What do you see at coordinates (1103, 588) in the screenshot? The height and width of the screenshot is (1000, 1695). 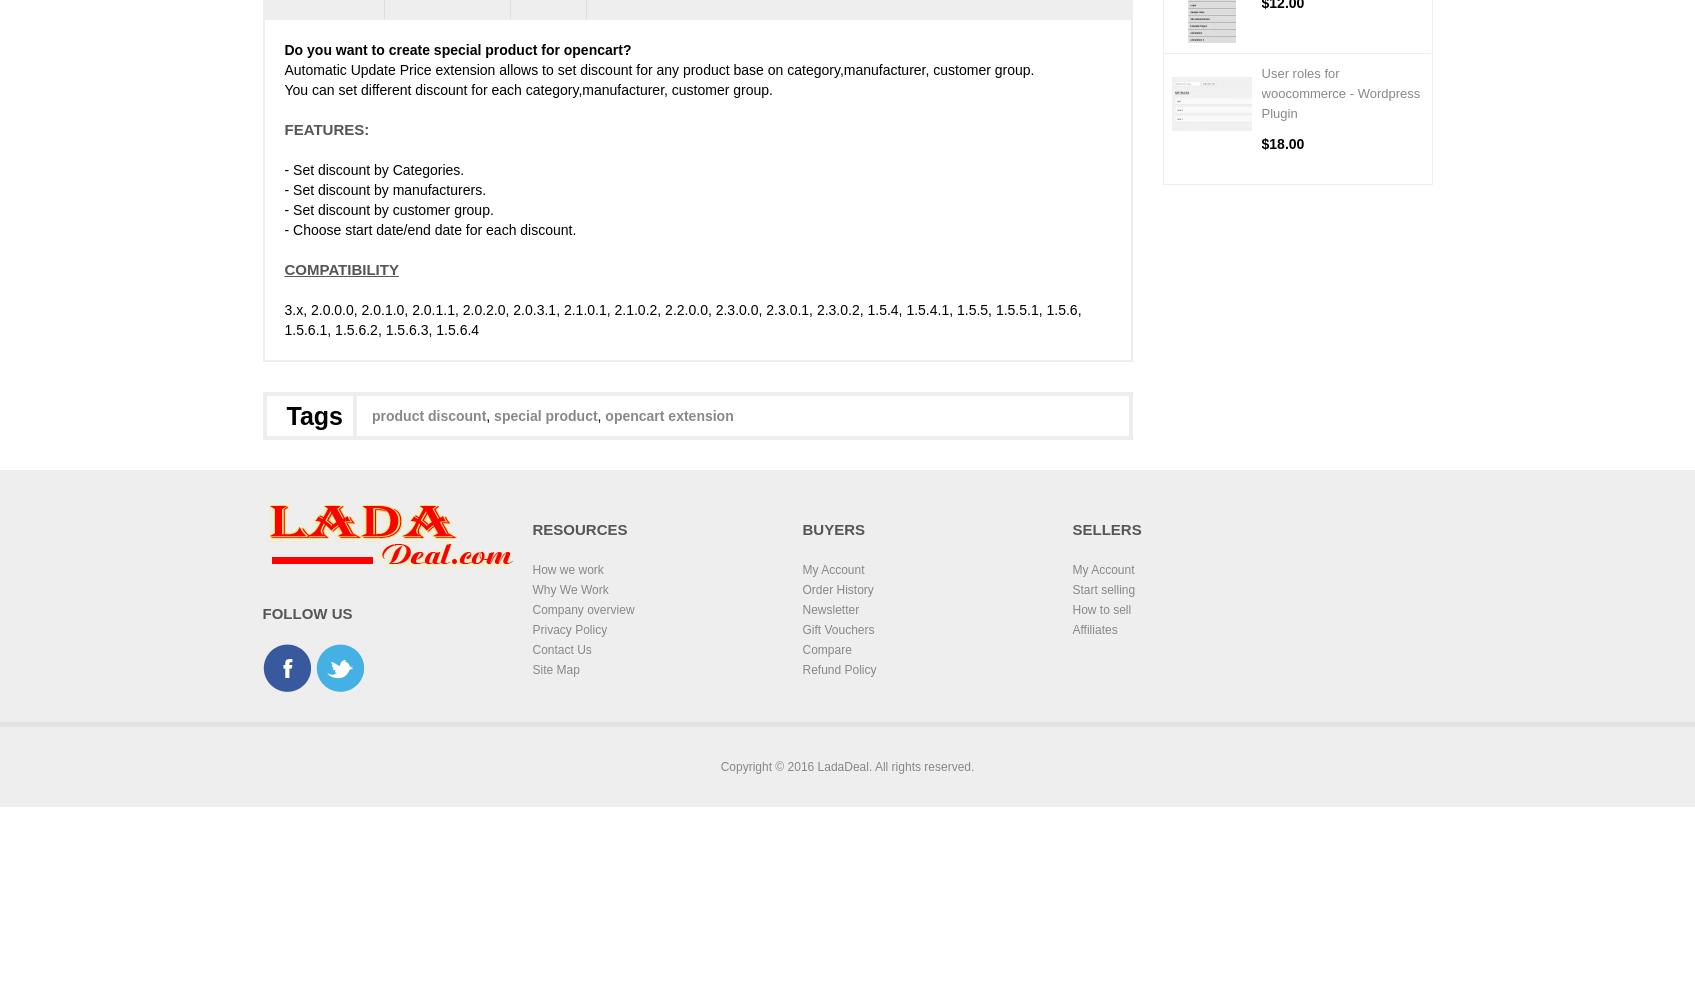 I see `'Start selling'` at bounding box center [1103, 588].